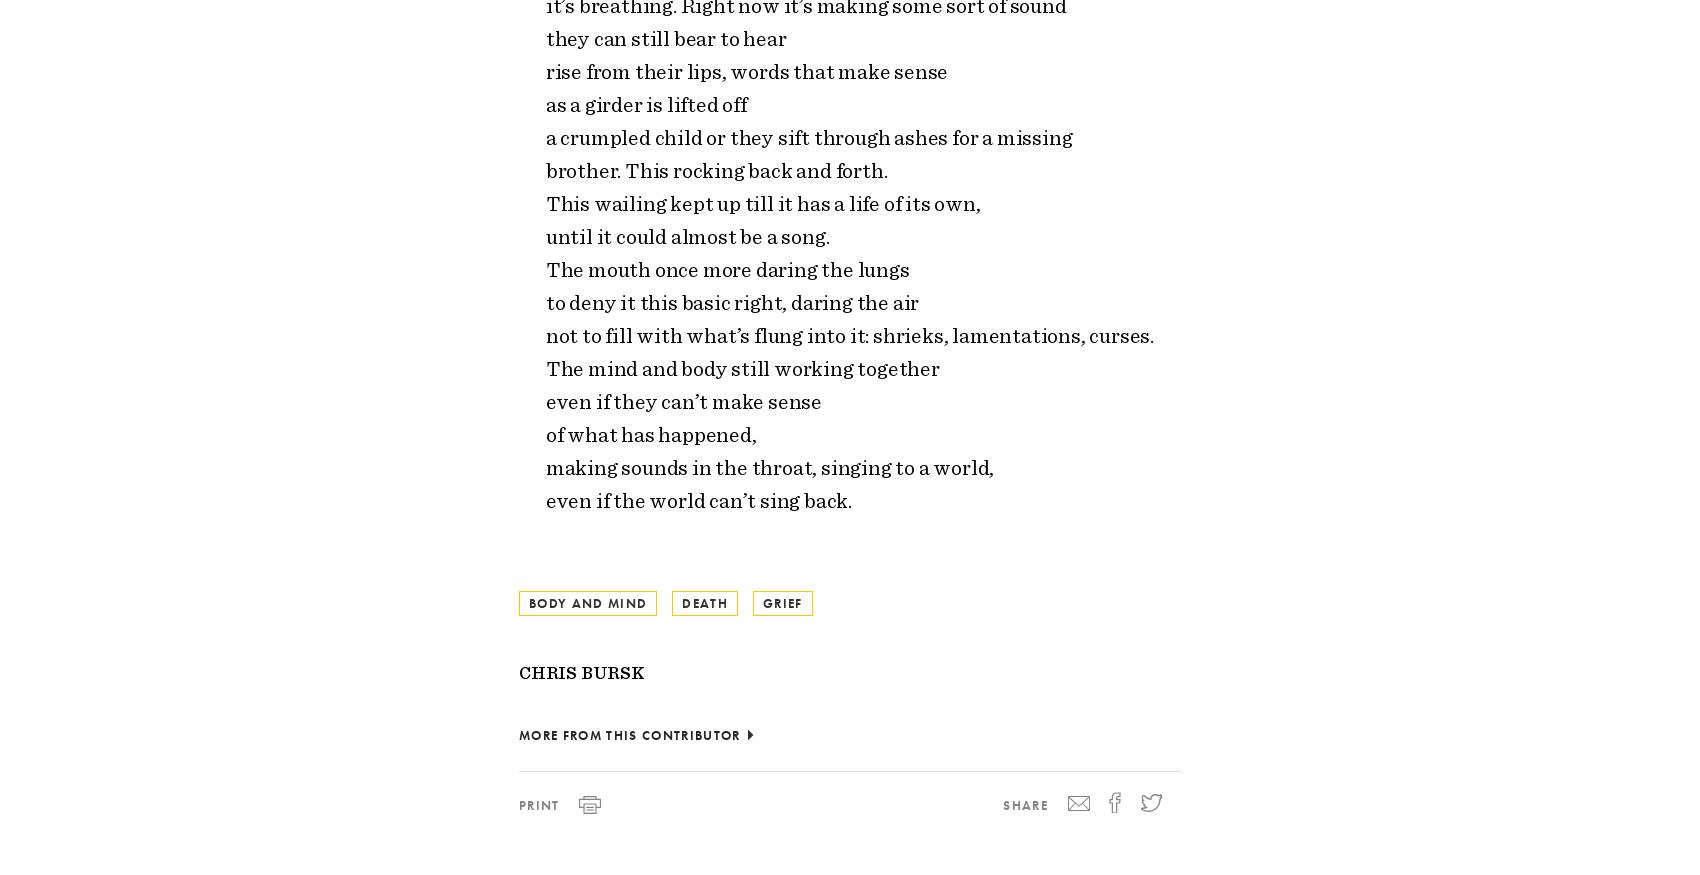  Describe the element at coordinates (686, 237) in the screenshot. I see `'until it could almost be a song.'` at that location.